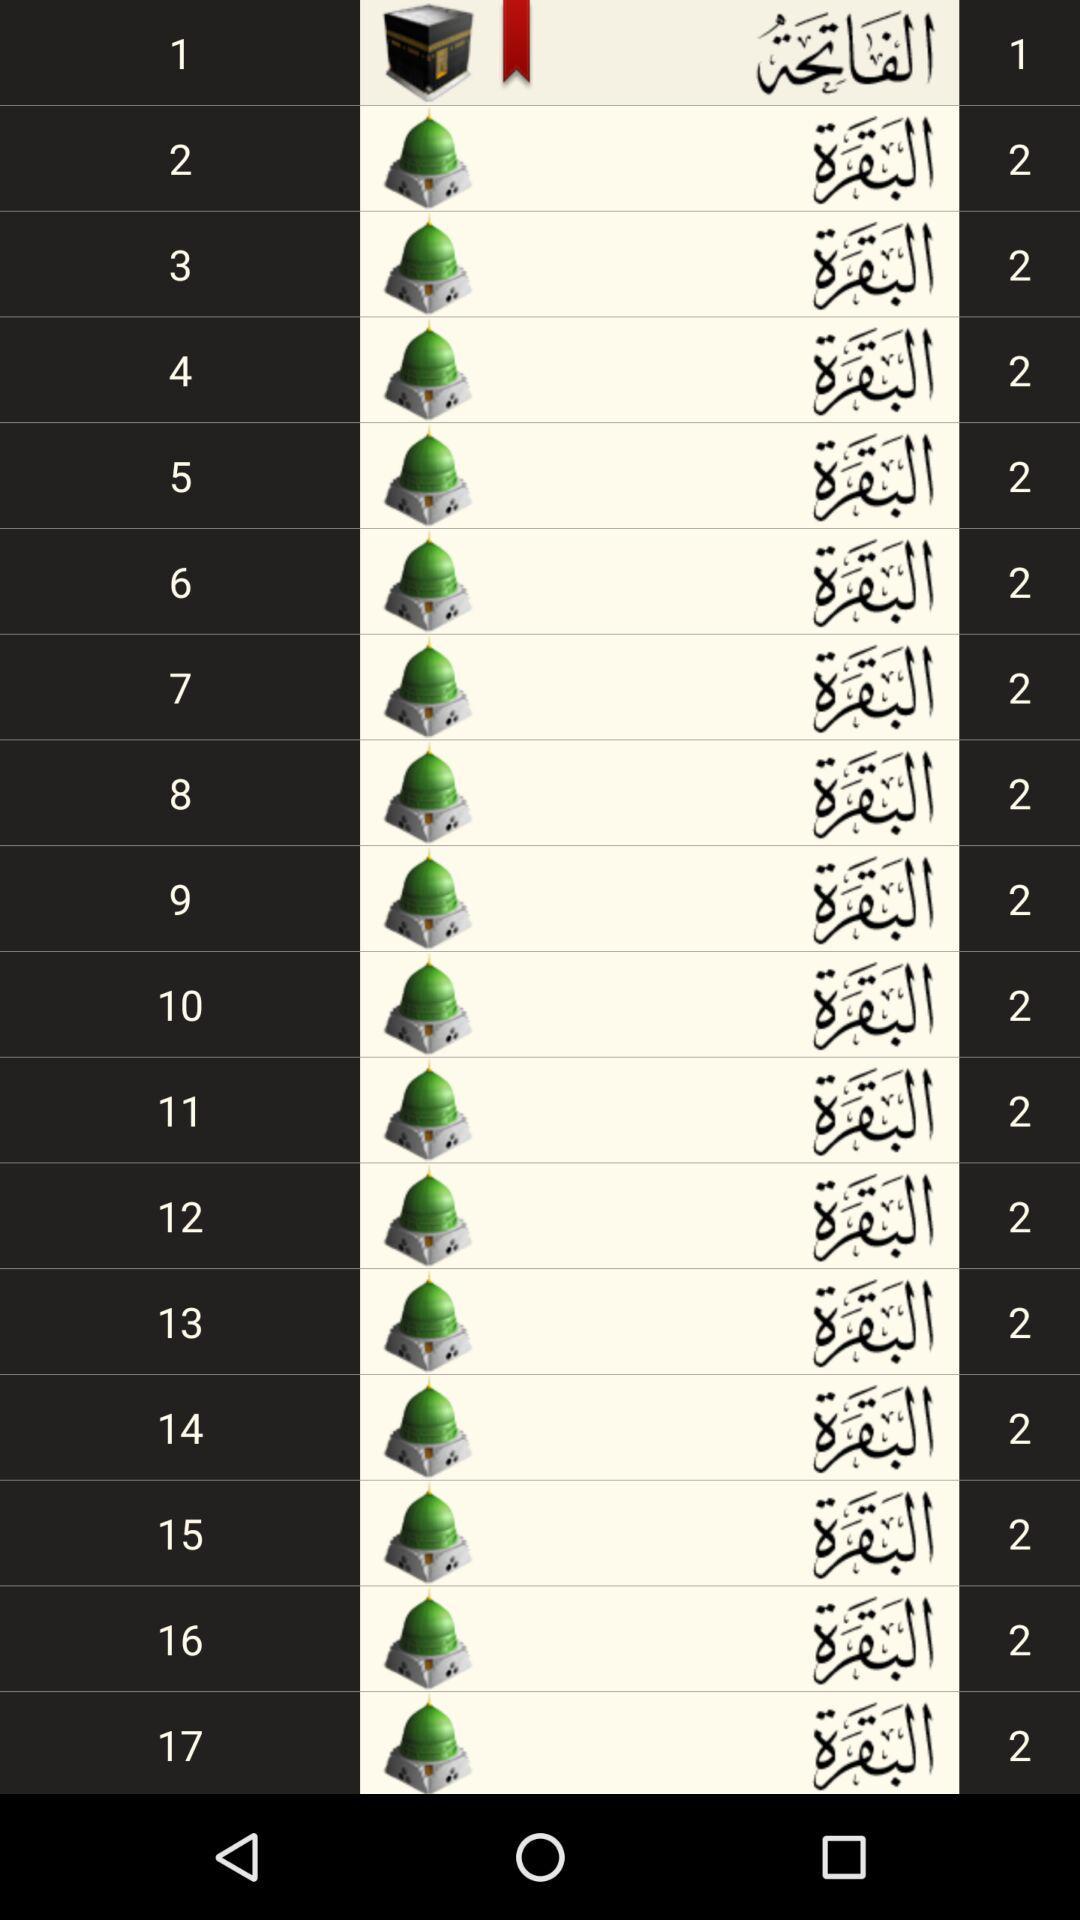  I want to click on the icon above 17 item, so click(180, 1638).